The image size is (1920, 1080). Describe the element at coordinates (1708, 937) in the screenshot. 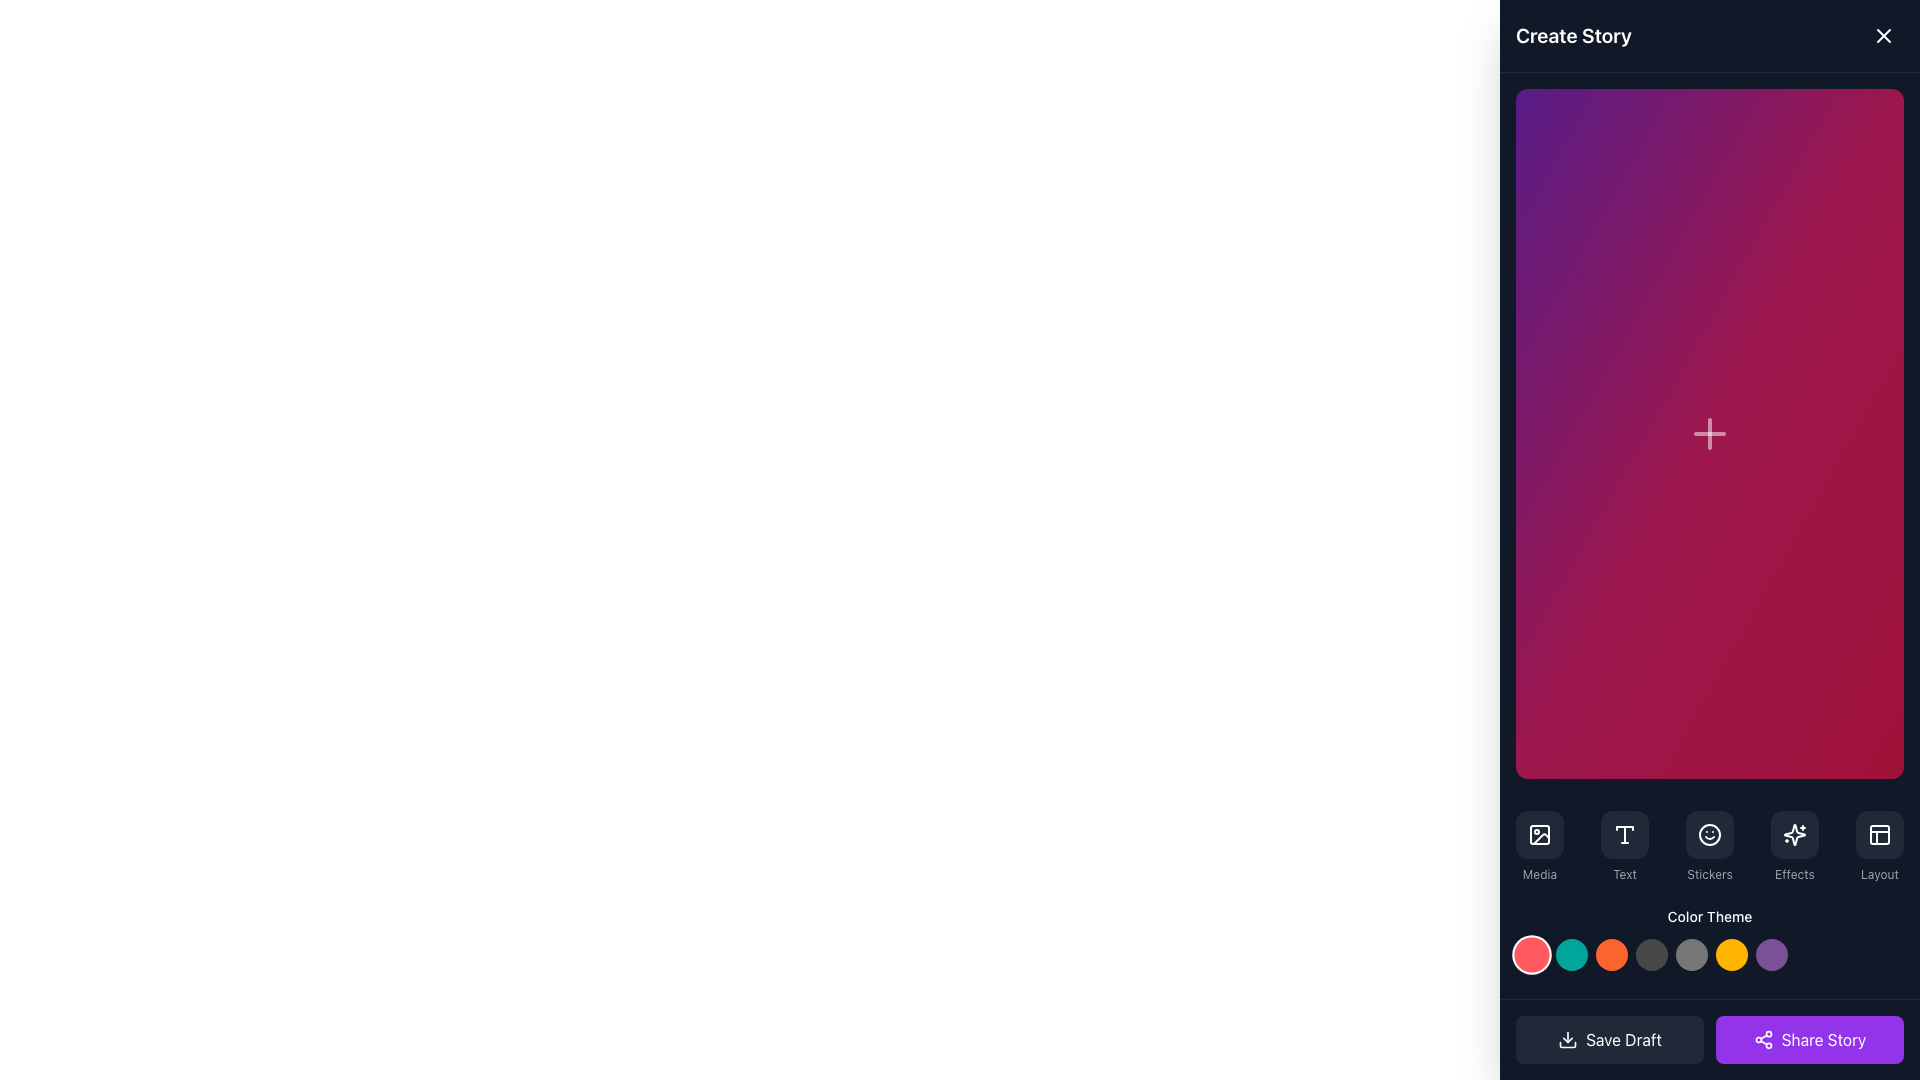

I see `the descriptive label for color selection located centrally in the bottom section of the interface` at that location.